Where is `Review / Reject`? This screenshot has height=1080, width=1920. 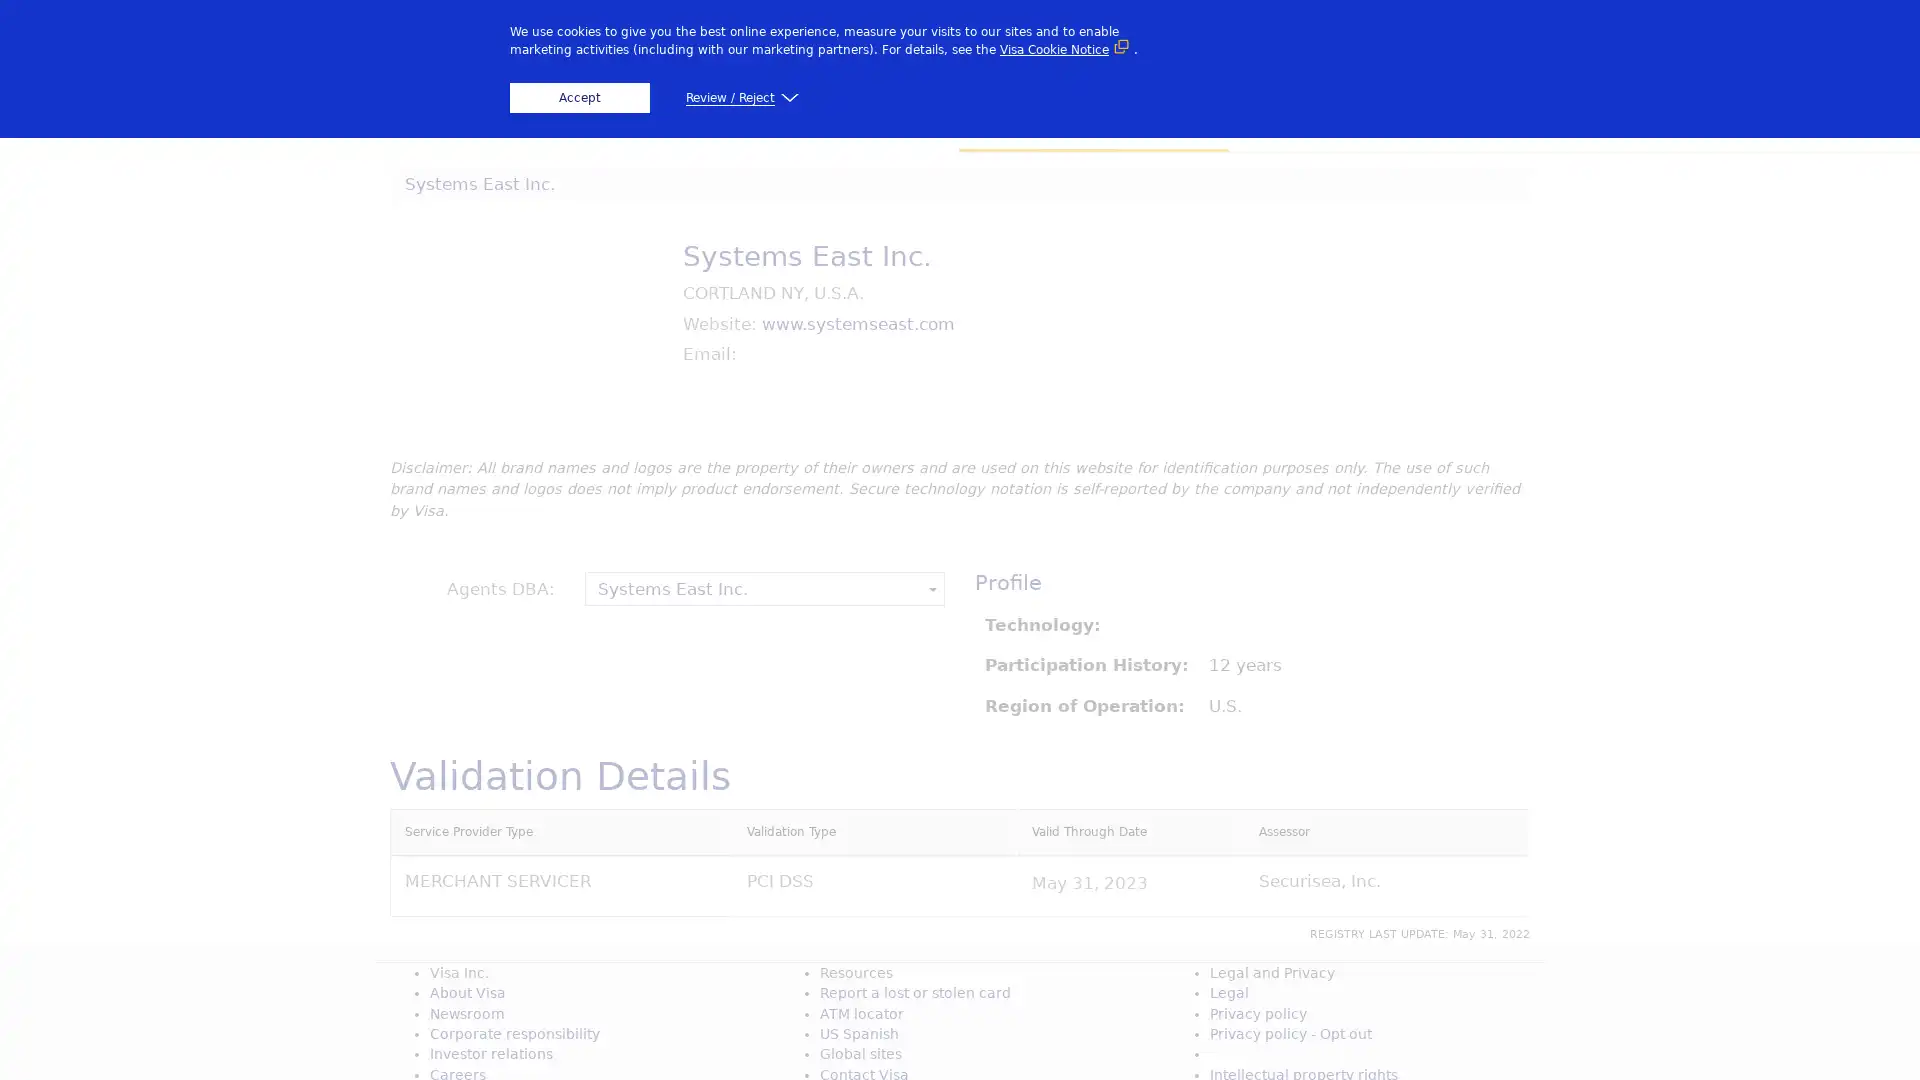 Review / Reject is located at coordinates (738, 96).